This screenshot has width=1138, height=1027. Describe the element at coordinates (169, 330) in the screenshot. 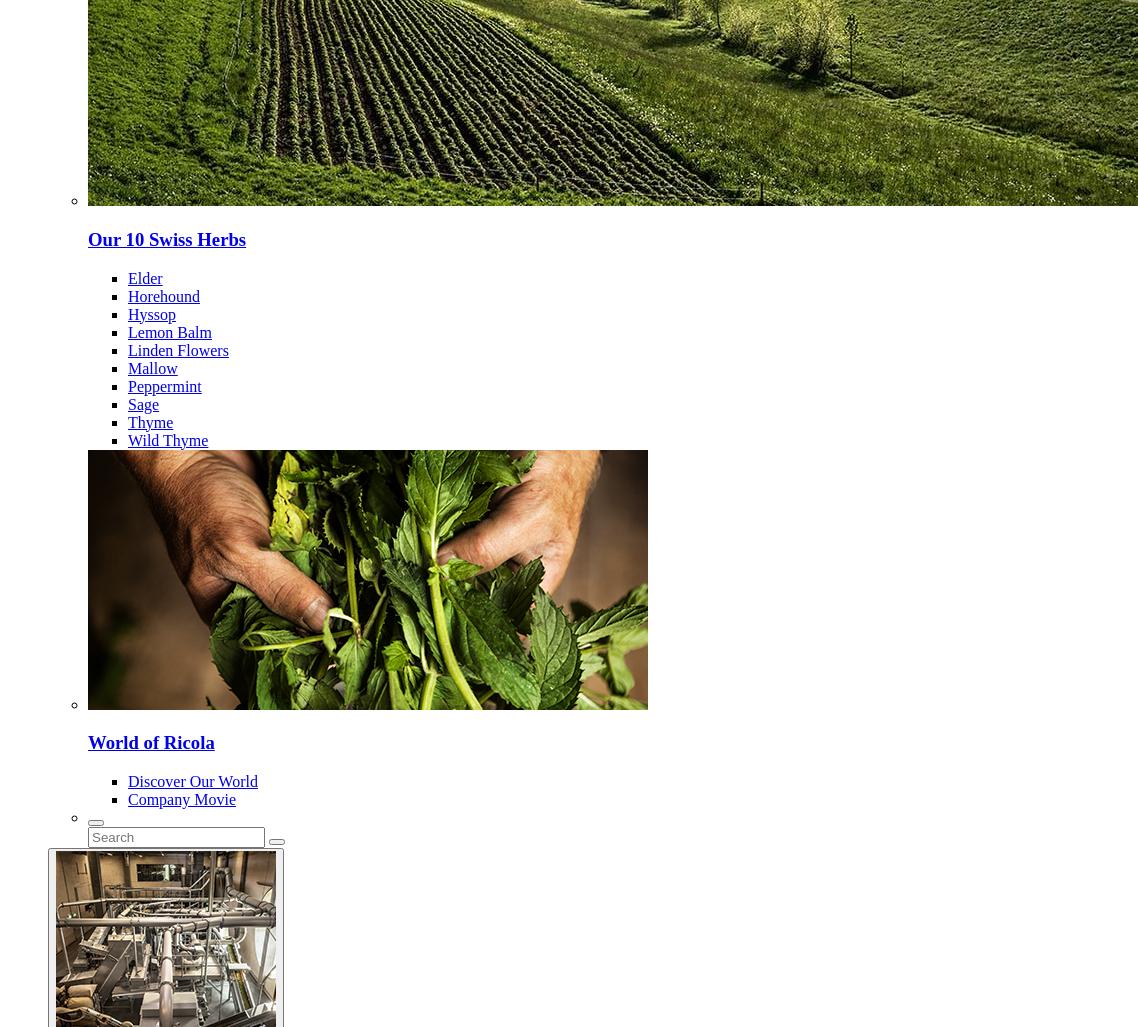

I see `'Lemon Balm'` at that location.